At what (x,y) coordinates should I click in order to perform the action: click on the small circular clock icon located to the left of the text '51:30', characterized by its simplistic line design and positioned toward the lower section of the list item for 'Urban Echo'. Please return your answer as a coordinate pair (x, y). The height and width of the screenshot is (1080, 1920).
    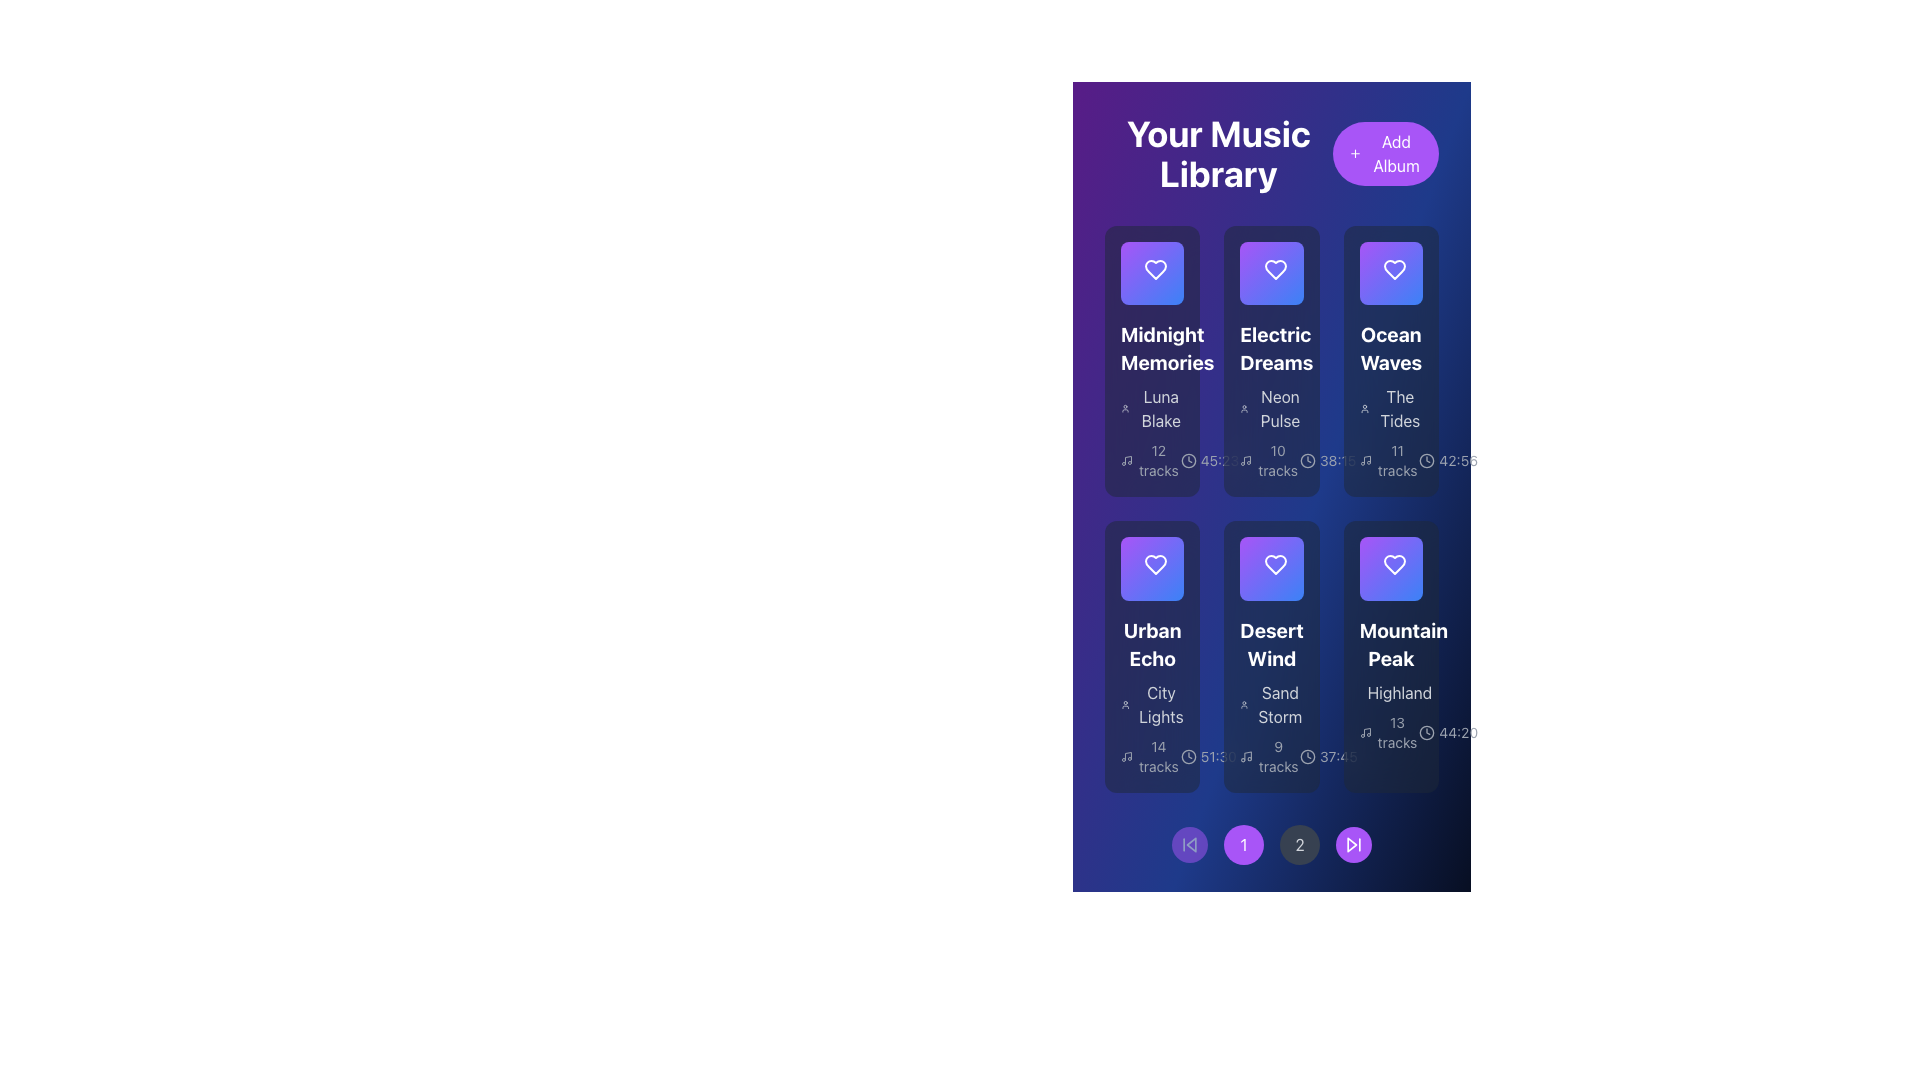
    Looking at the image, I should click on (1188, 756).